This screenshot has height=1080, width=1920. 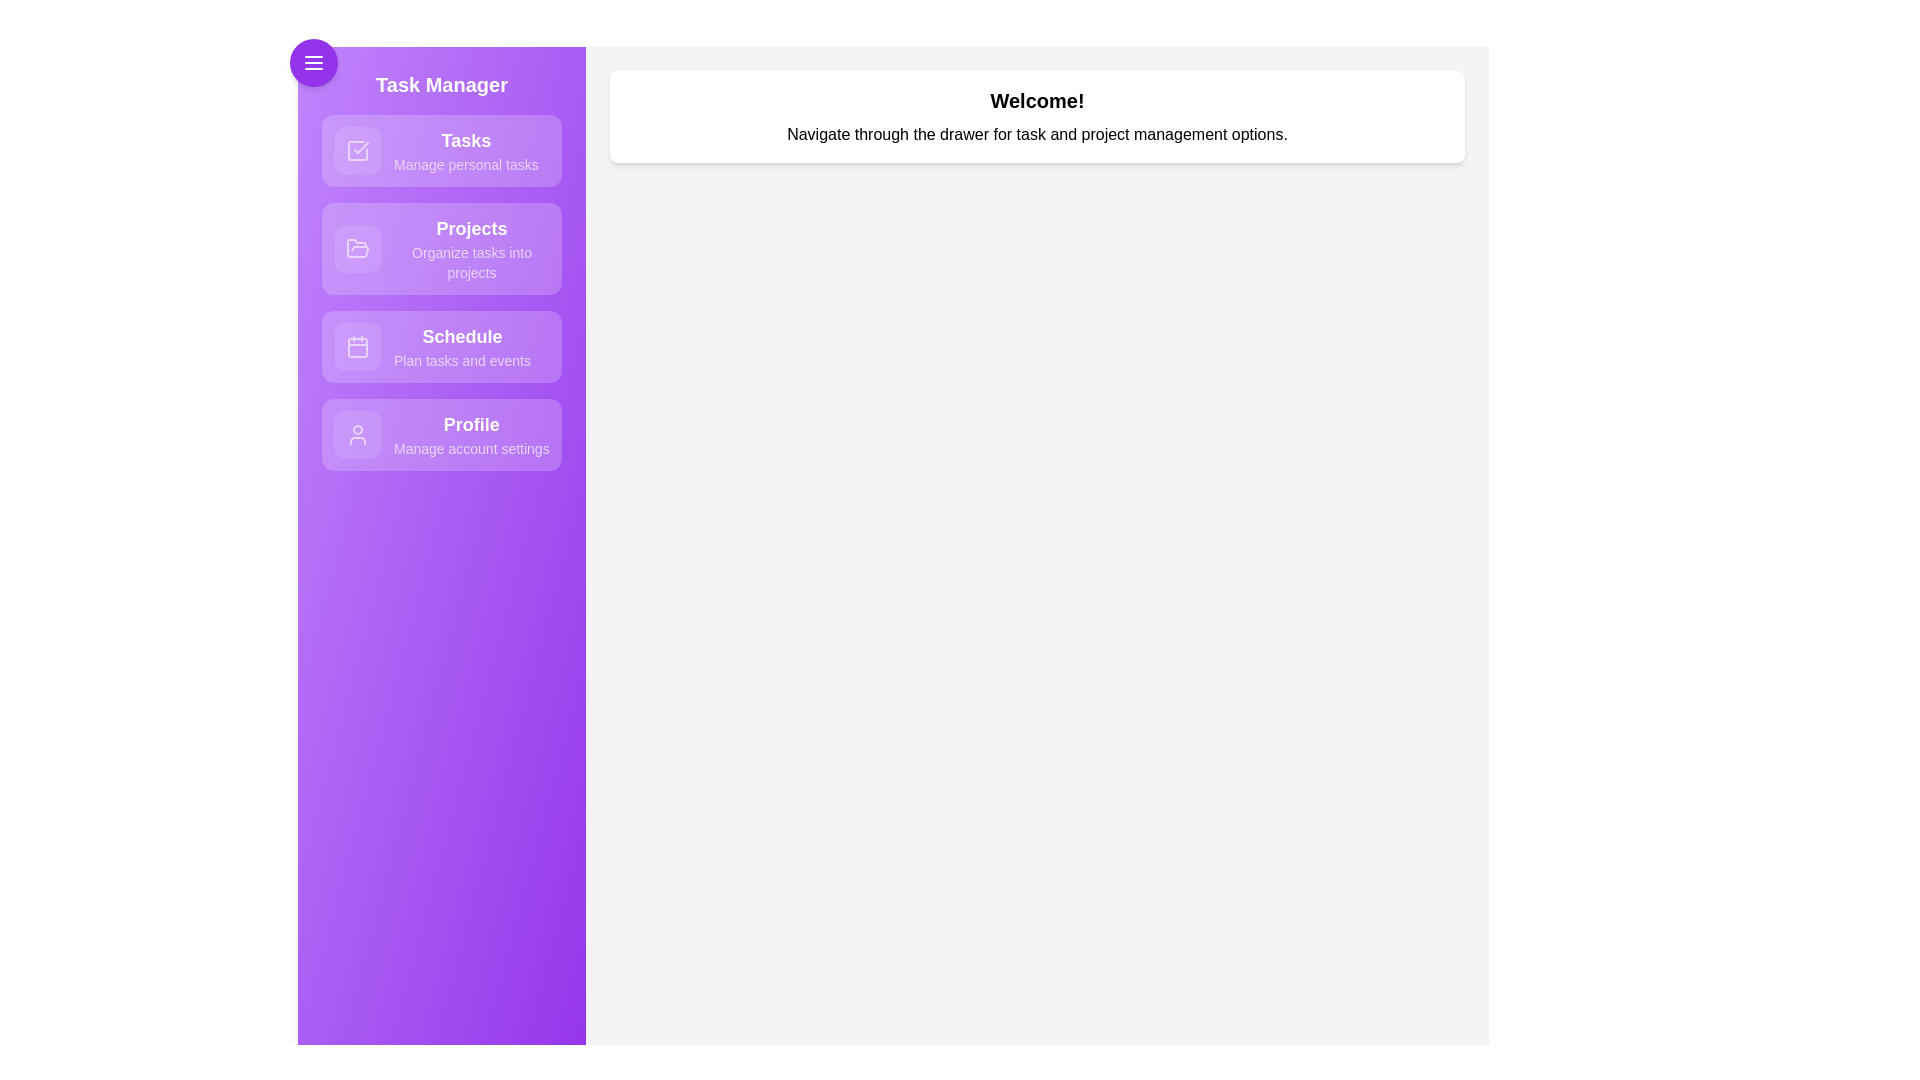 What do you see at coordinates (312, 61) in the screenshot?
I see `the menu button to toggle the sidebar visibility` at bounding box center [312, 61].